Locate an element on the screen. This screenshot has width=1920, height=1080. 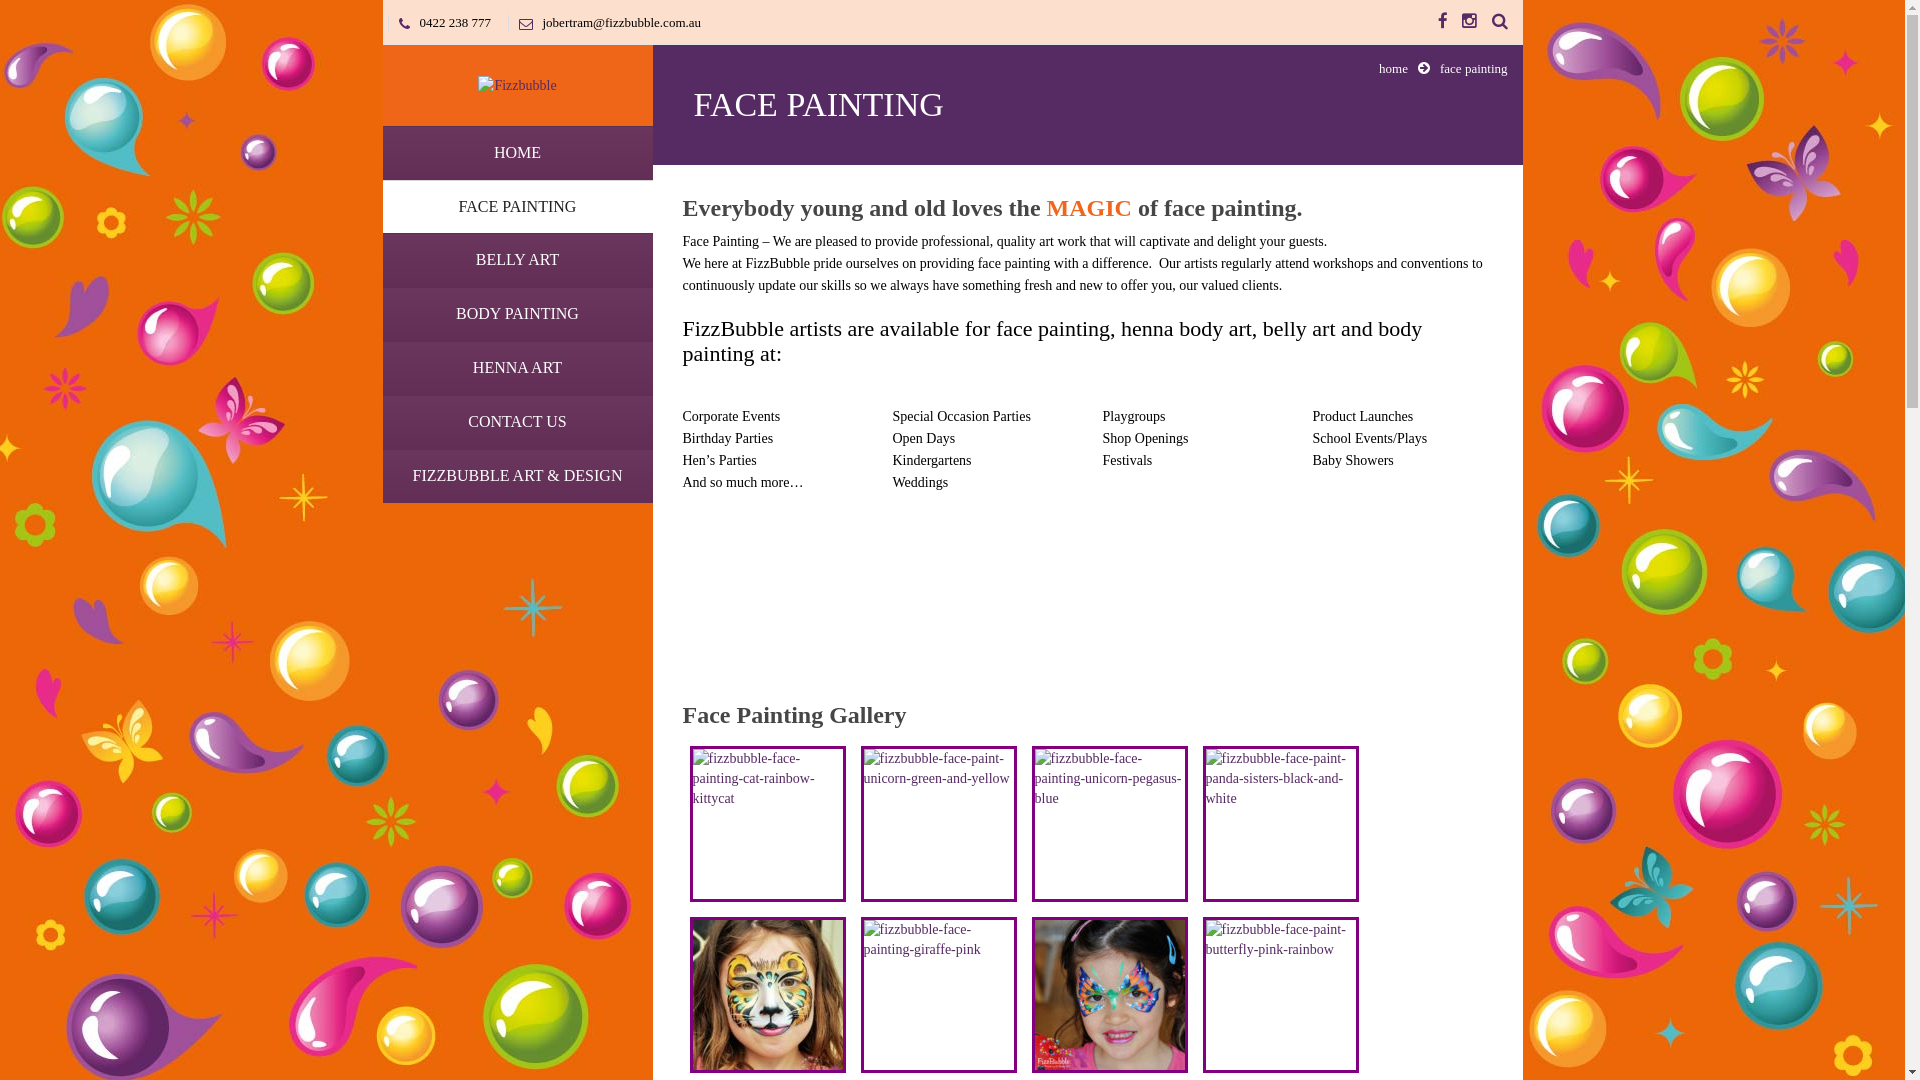
'home' is located at coordinates (1392, 67).